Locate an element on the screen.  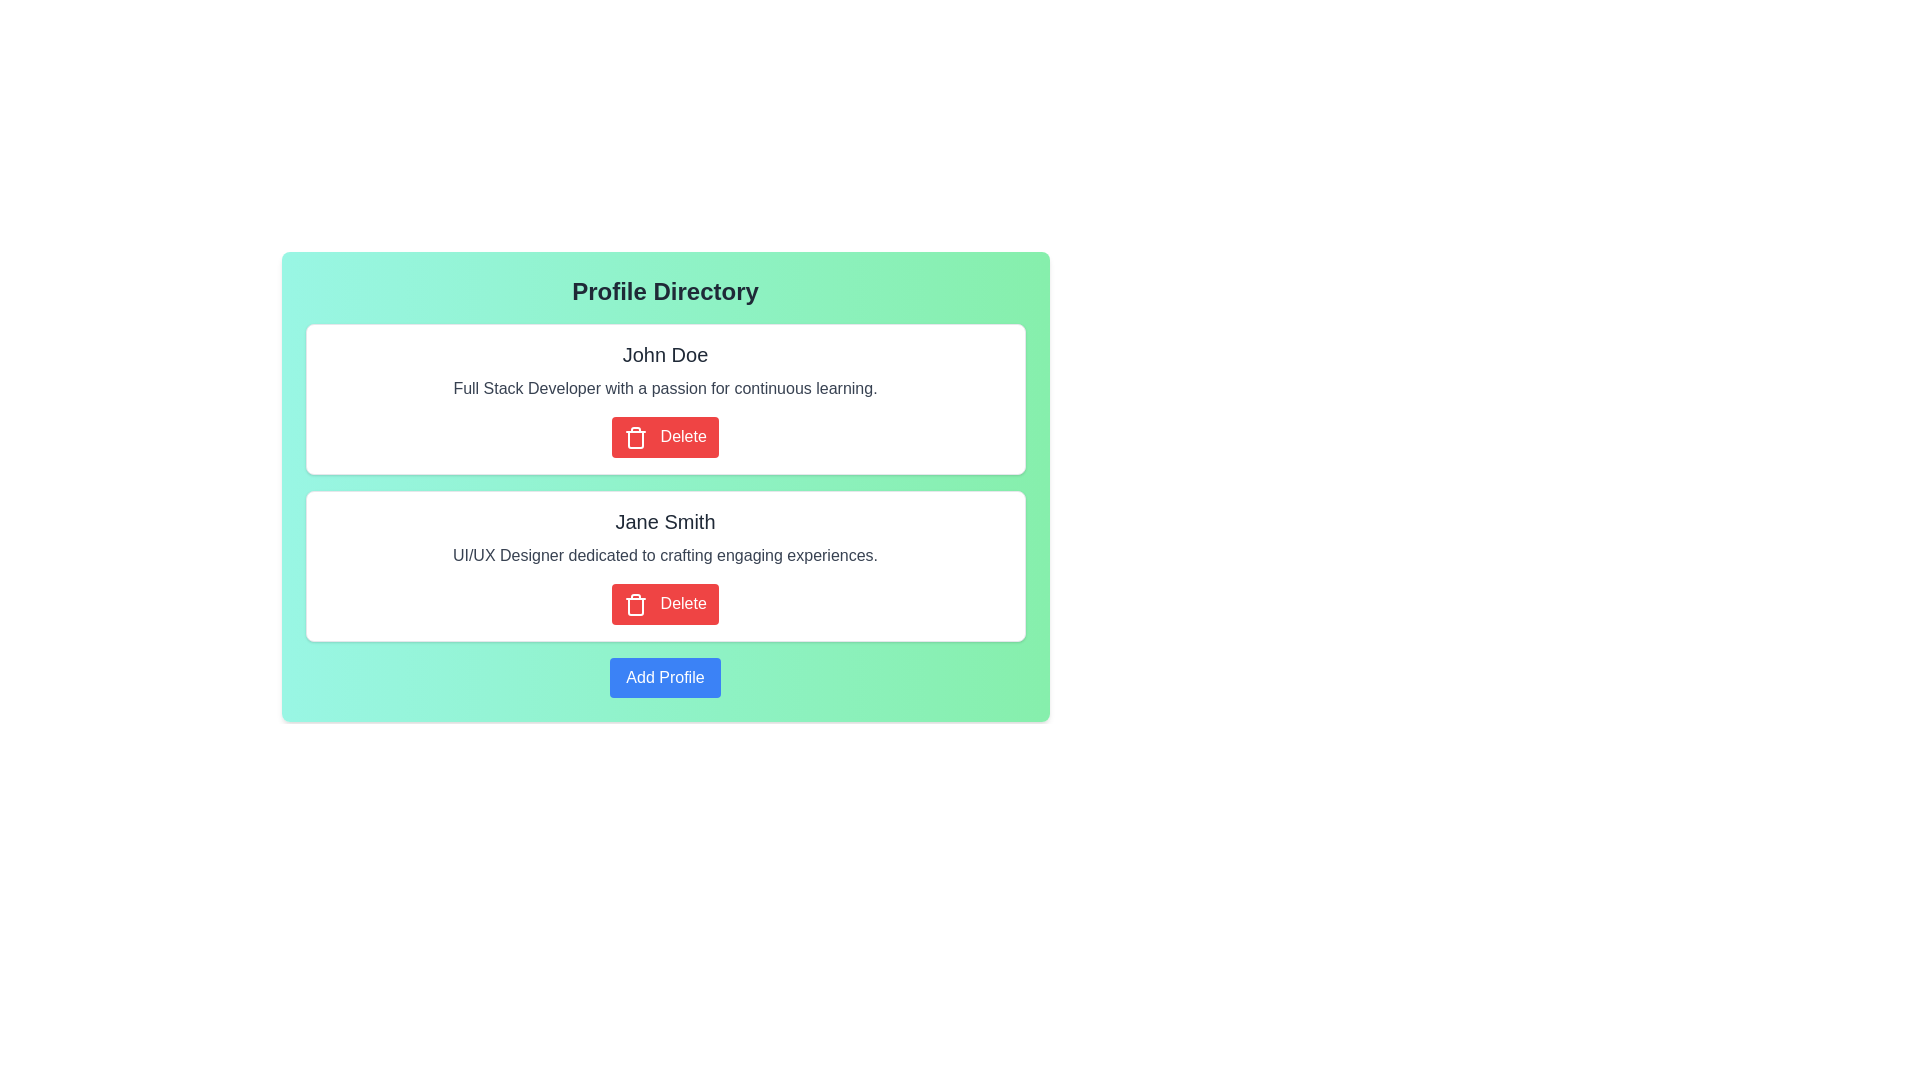
the Add Profile button located at the bottom of the interface, centered horizontally, below the outlined profile sections is located at coordinates (665, 676).